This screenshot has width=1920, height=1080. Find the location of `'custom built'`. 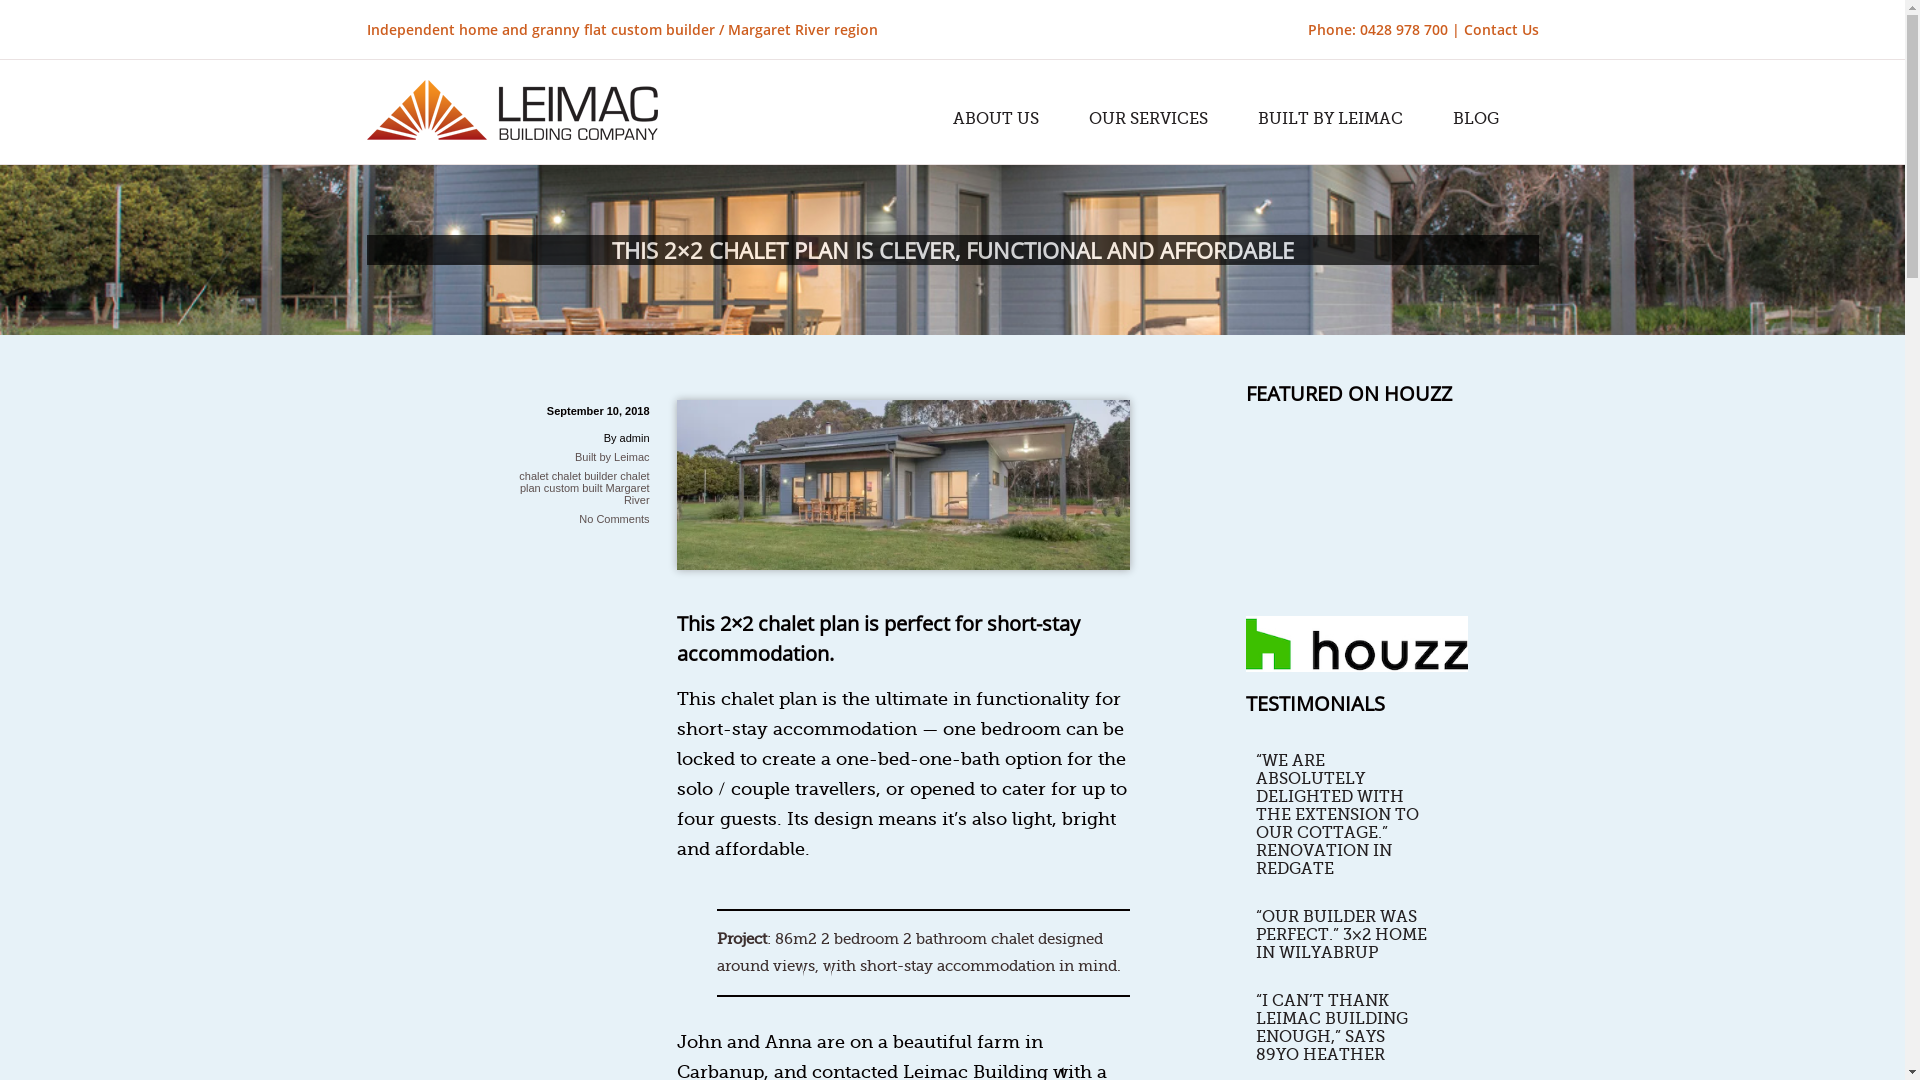

'custom built' is located at coordinates (572, 488).